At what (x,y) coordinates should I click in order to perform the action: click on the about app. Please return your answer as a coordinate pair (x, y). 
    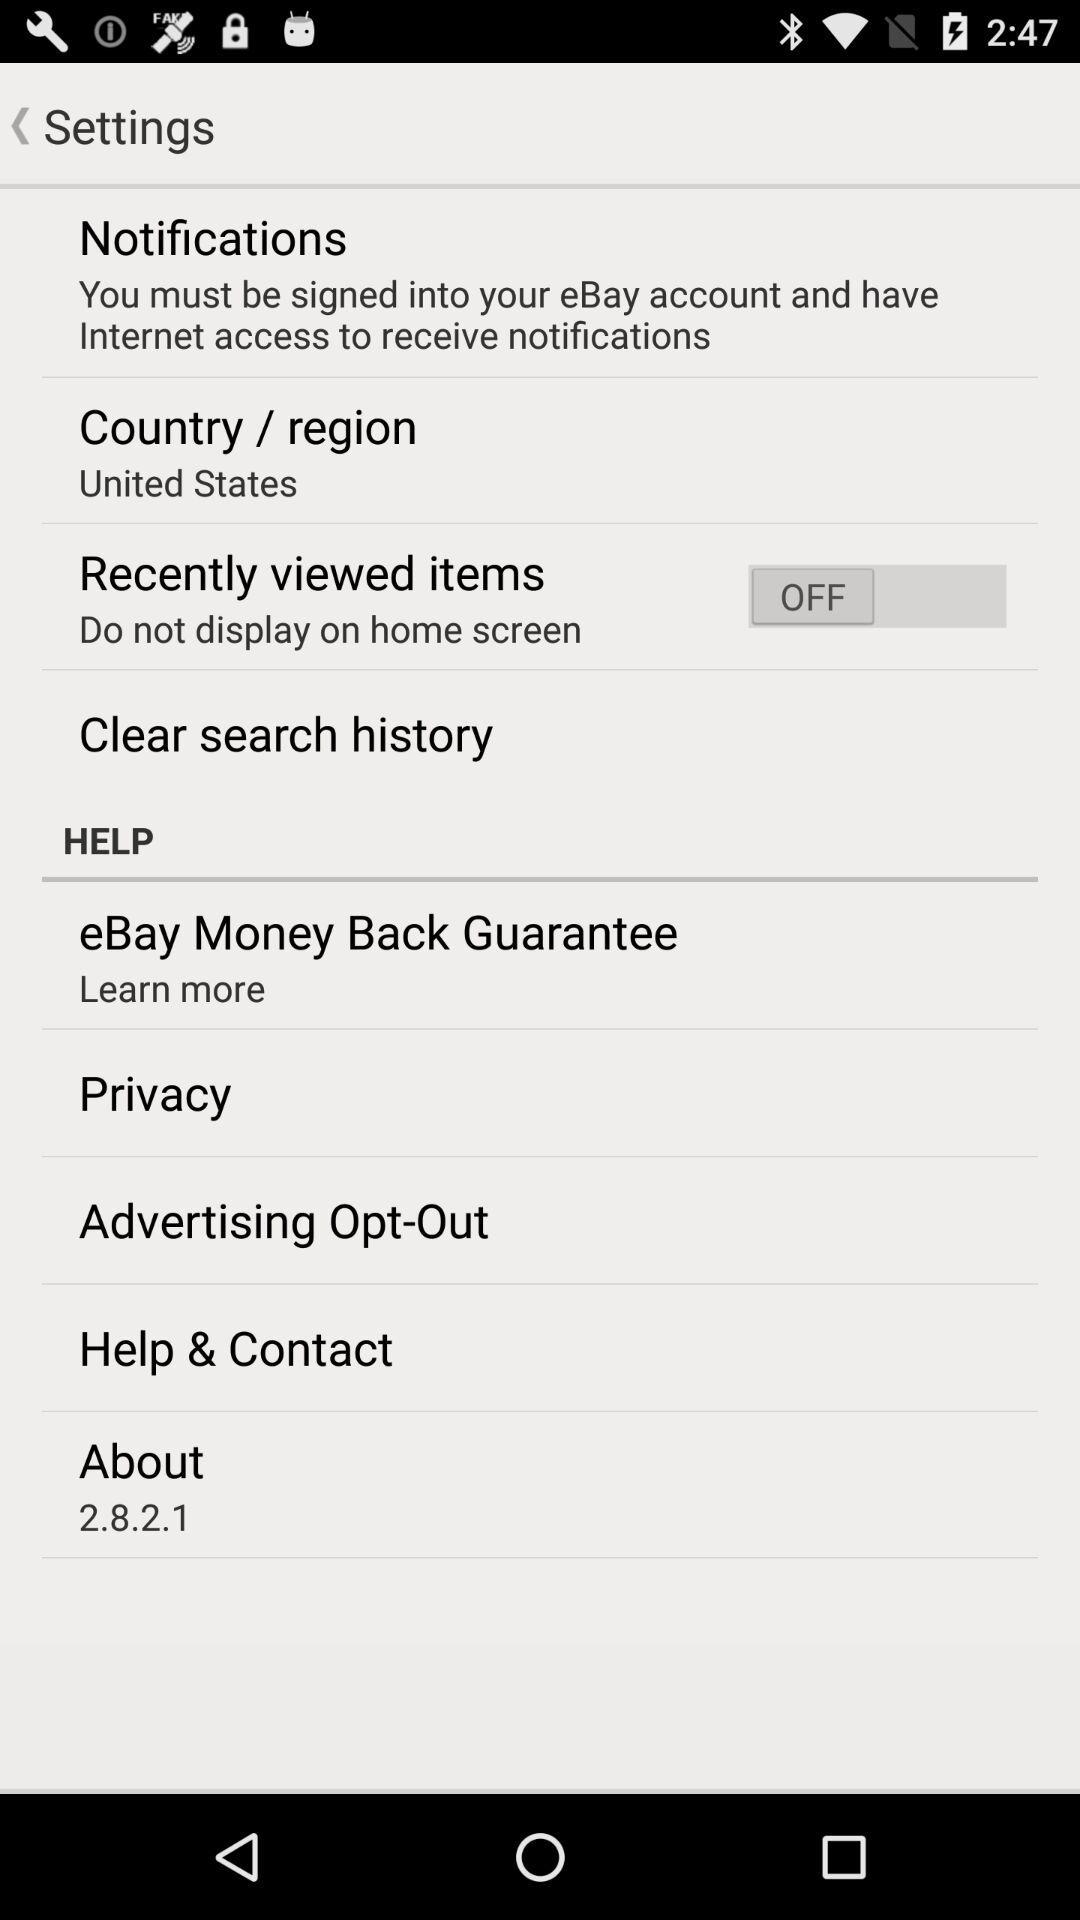
    Looking at the image, I should click on (140, 1459).